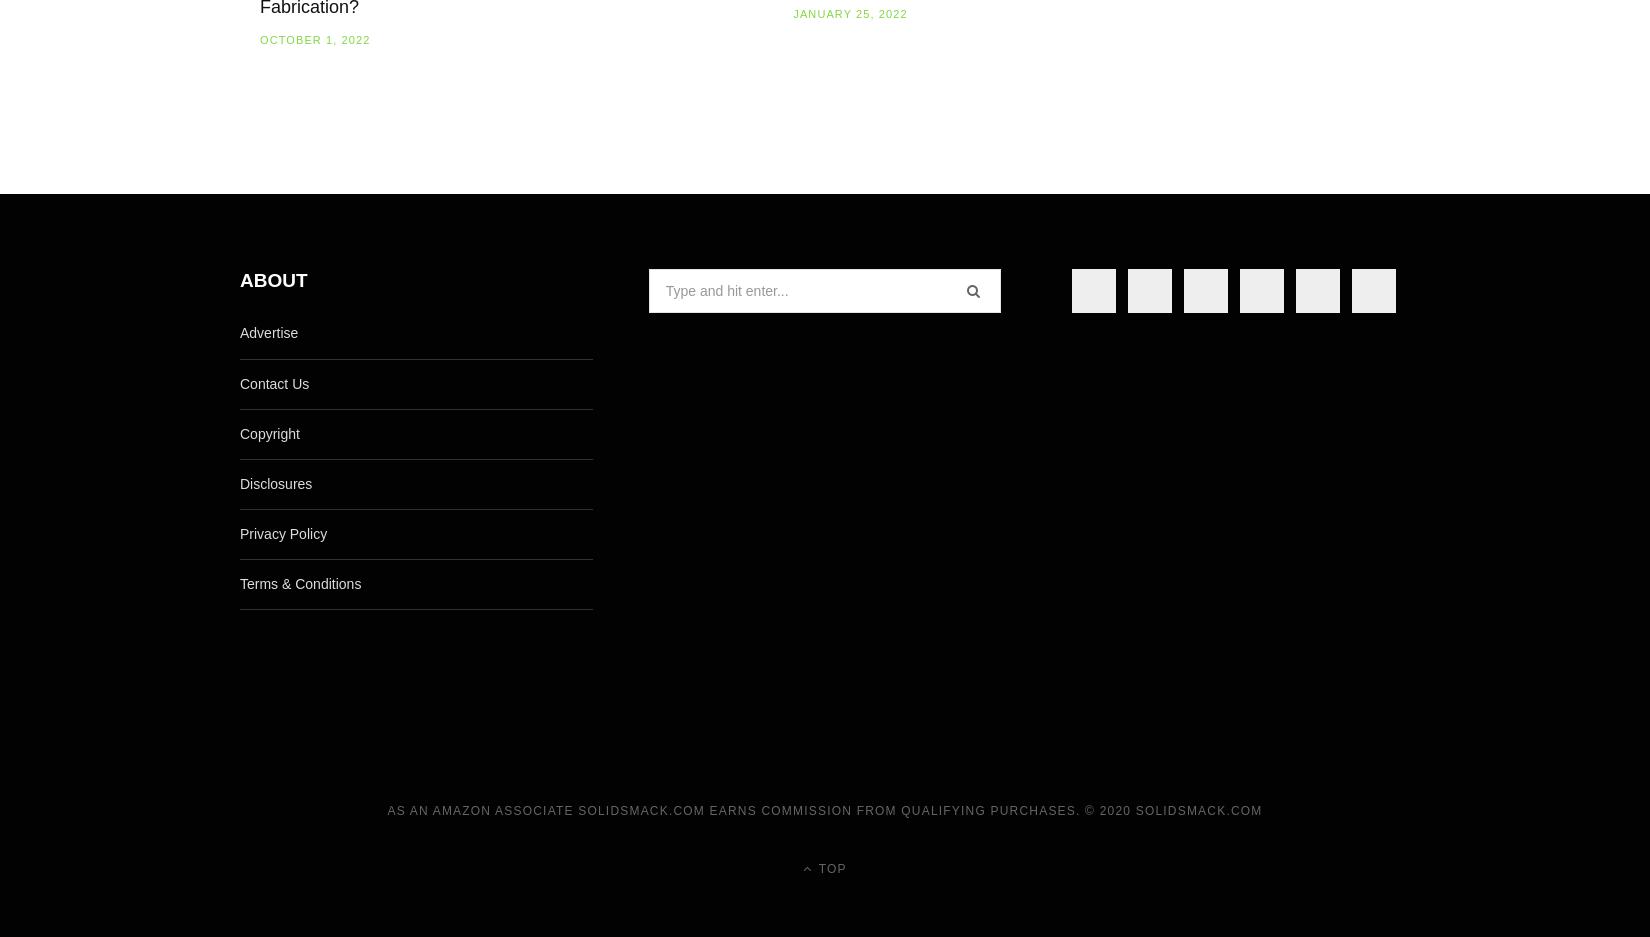 This screenshot has height=937, width=1650. What do you see at coordinates (314, 40) in the screenshot?
I see `'October 1, 2022'` at bounding box center [314, 40].